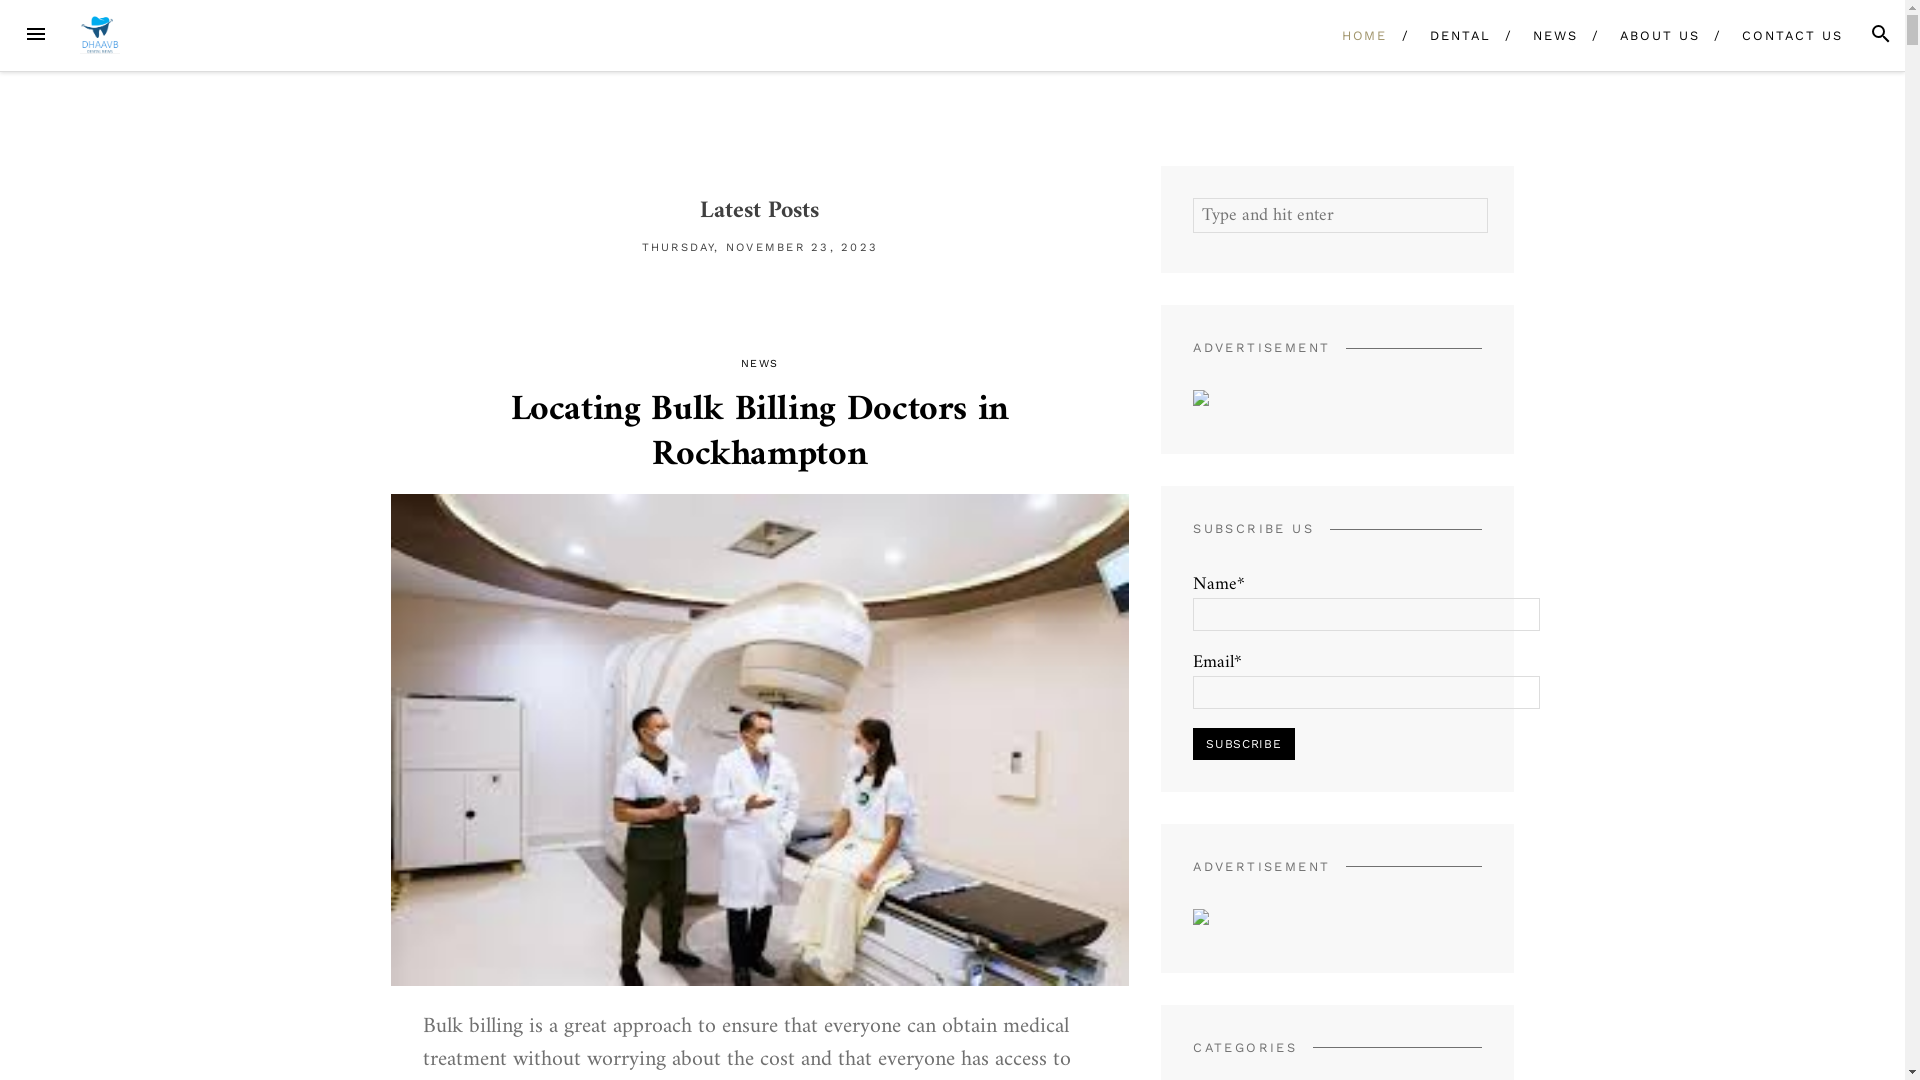 The image size is (1920, 1080). I want to click on 'CONTACT US', so click(1792, 35).